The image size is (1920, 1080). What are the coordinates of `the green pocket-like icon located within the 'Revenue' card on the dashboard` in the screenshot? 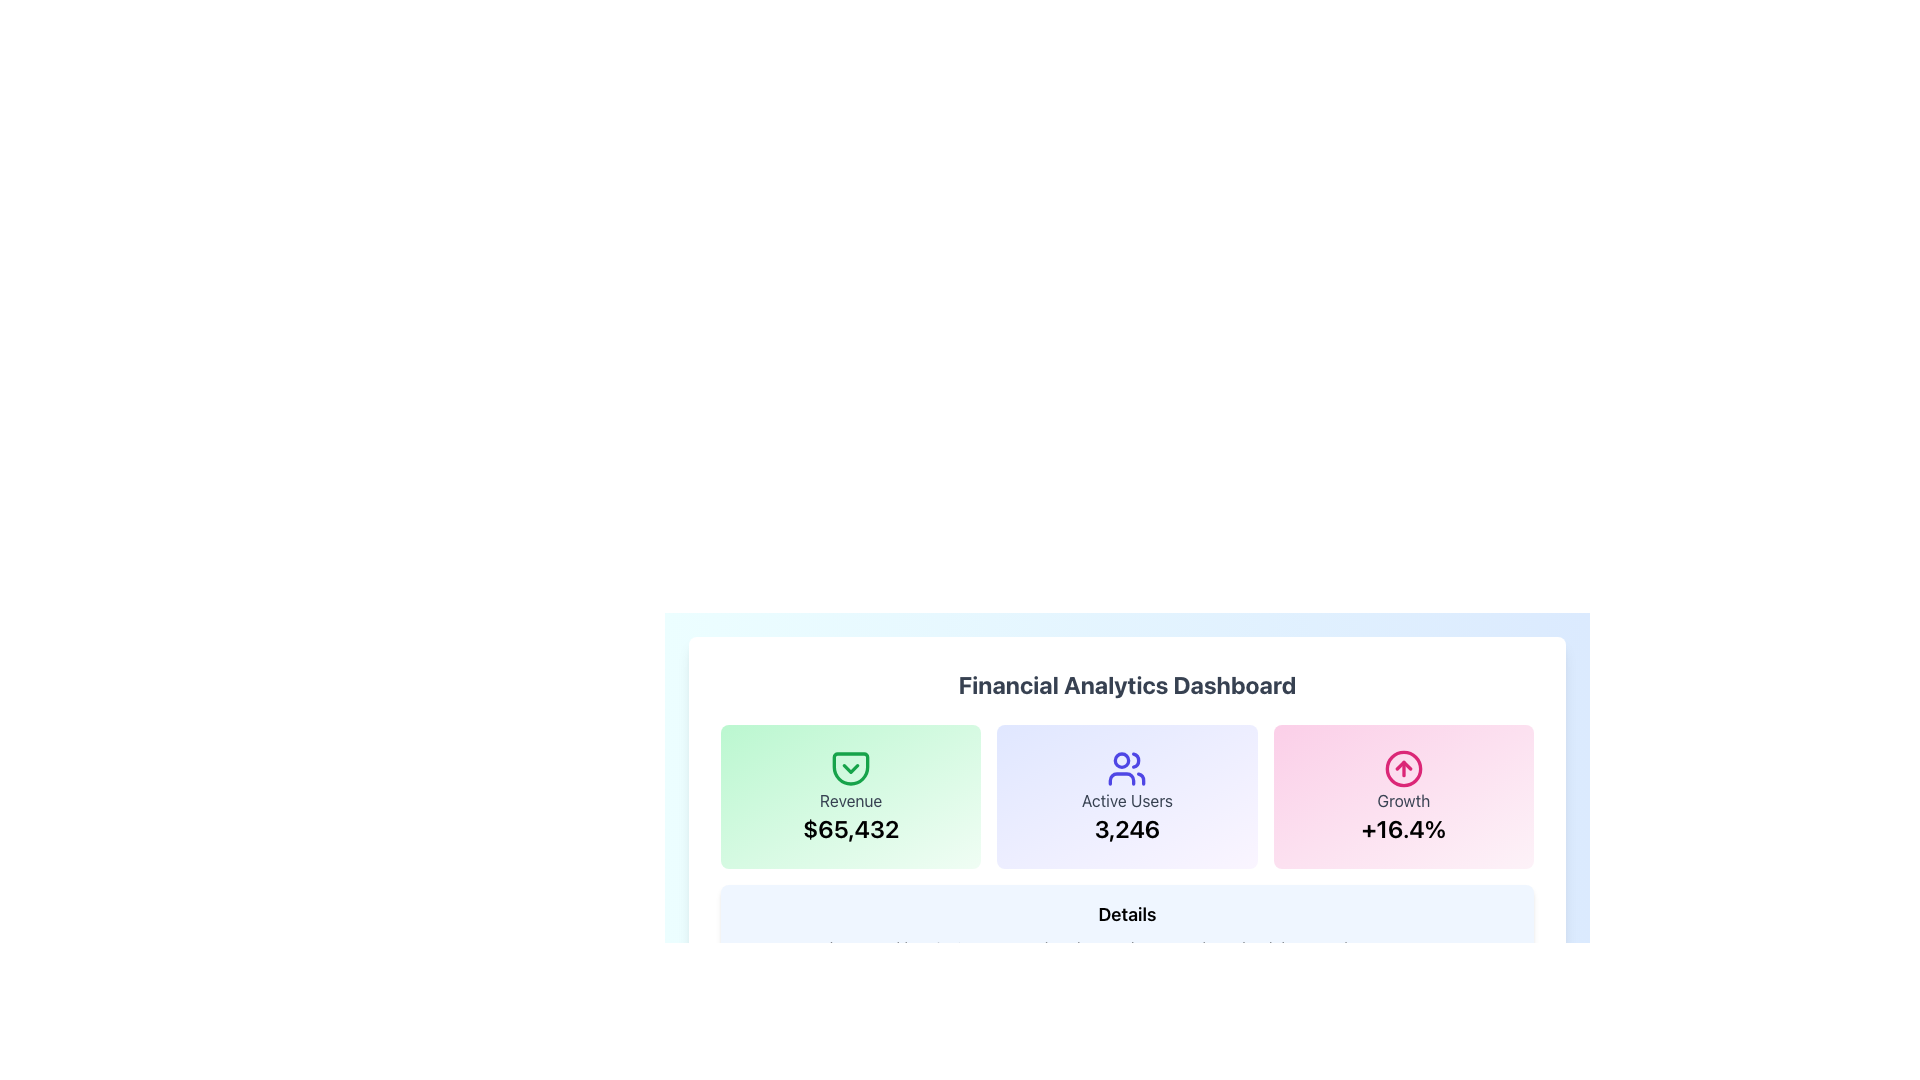 It's located at (851, 767).